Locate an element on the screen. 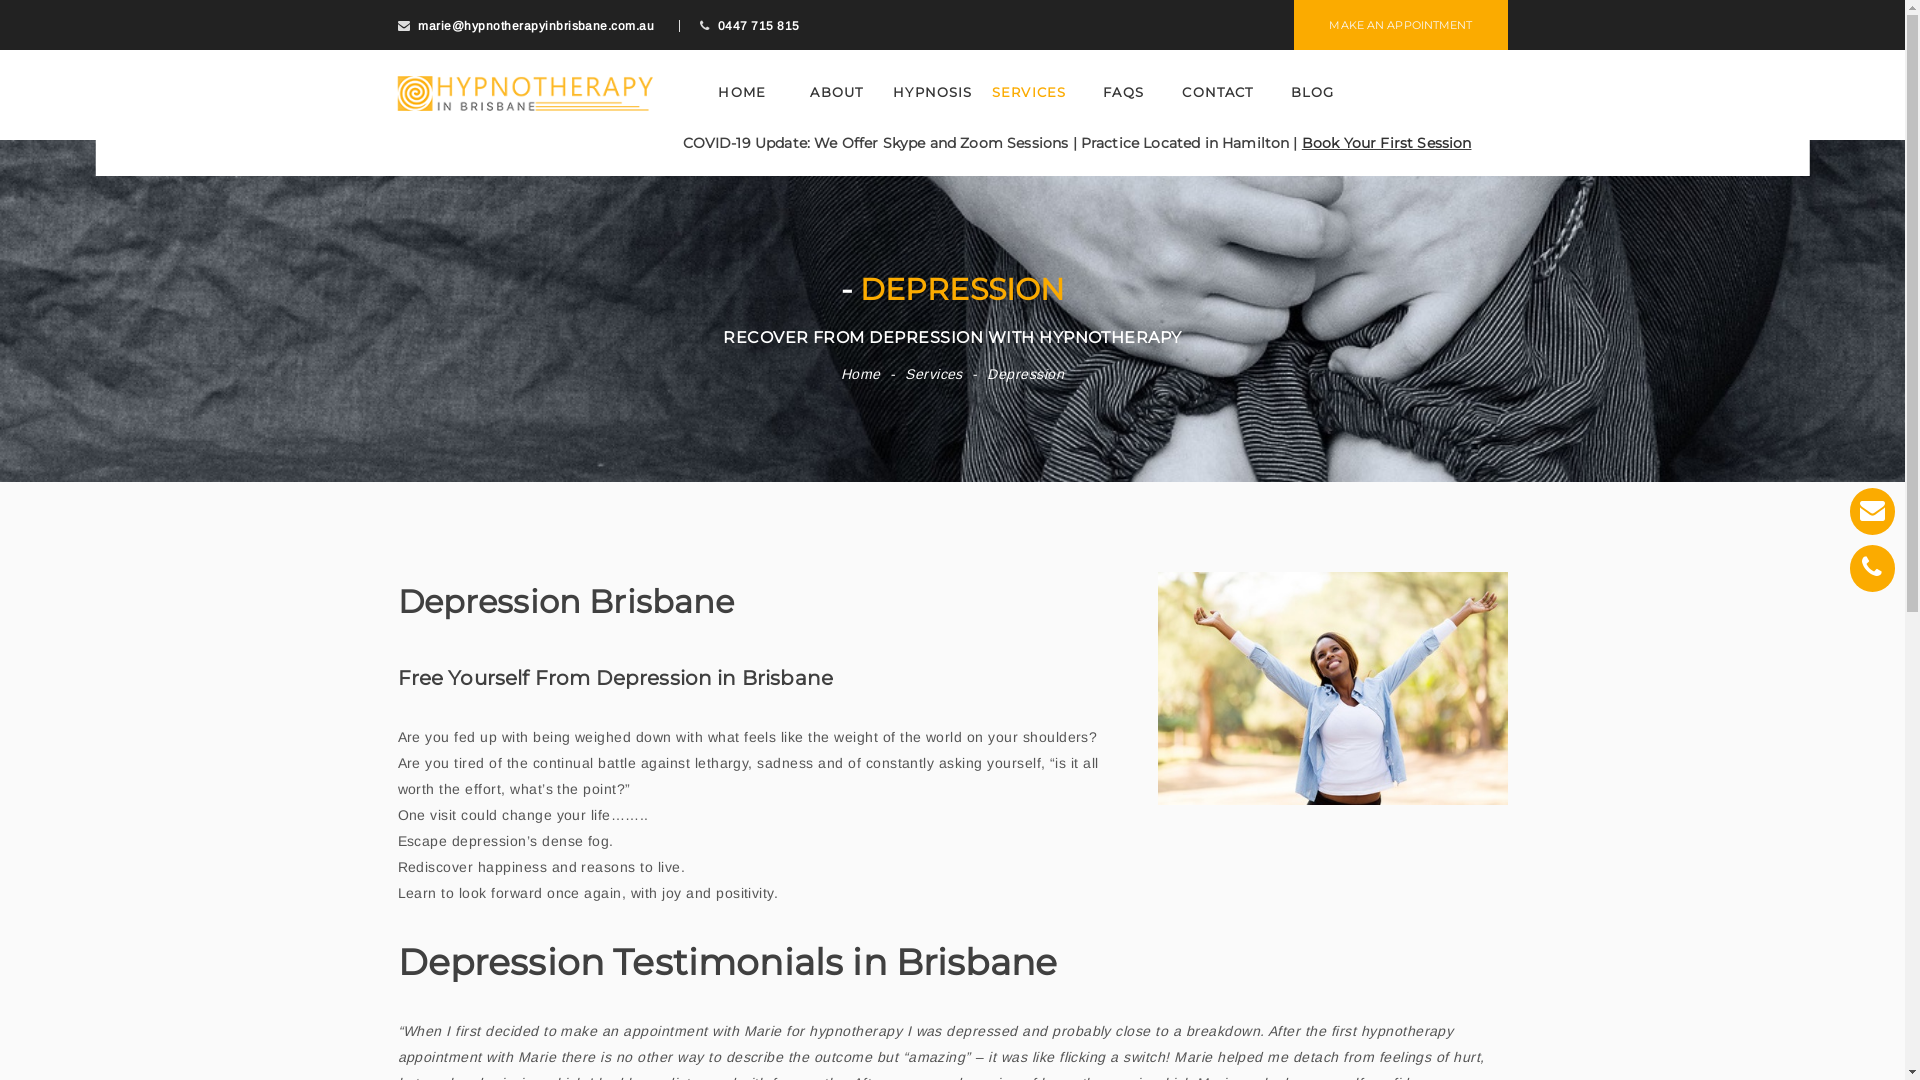  'Email Us' is located at coordinates (1871, 510).